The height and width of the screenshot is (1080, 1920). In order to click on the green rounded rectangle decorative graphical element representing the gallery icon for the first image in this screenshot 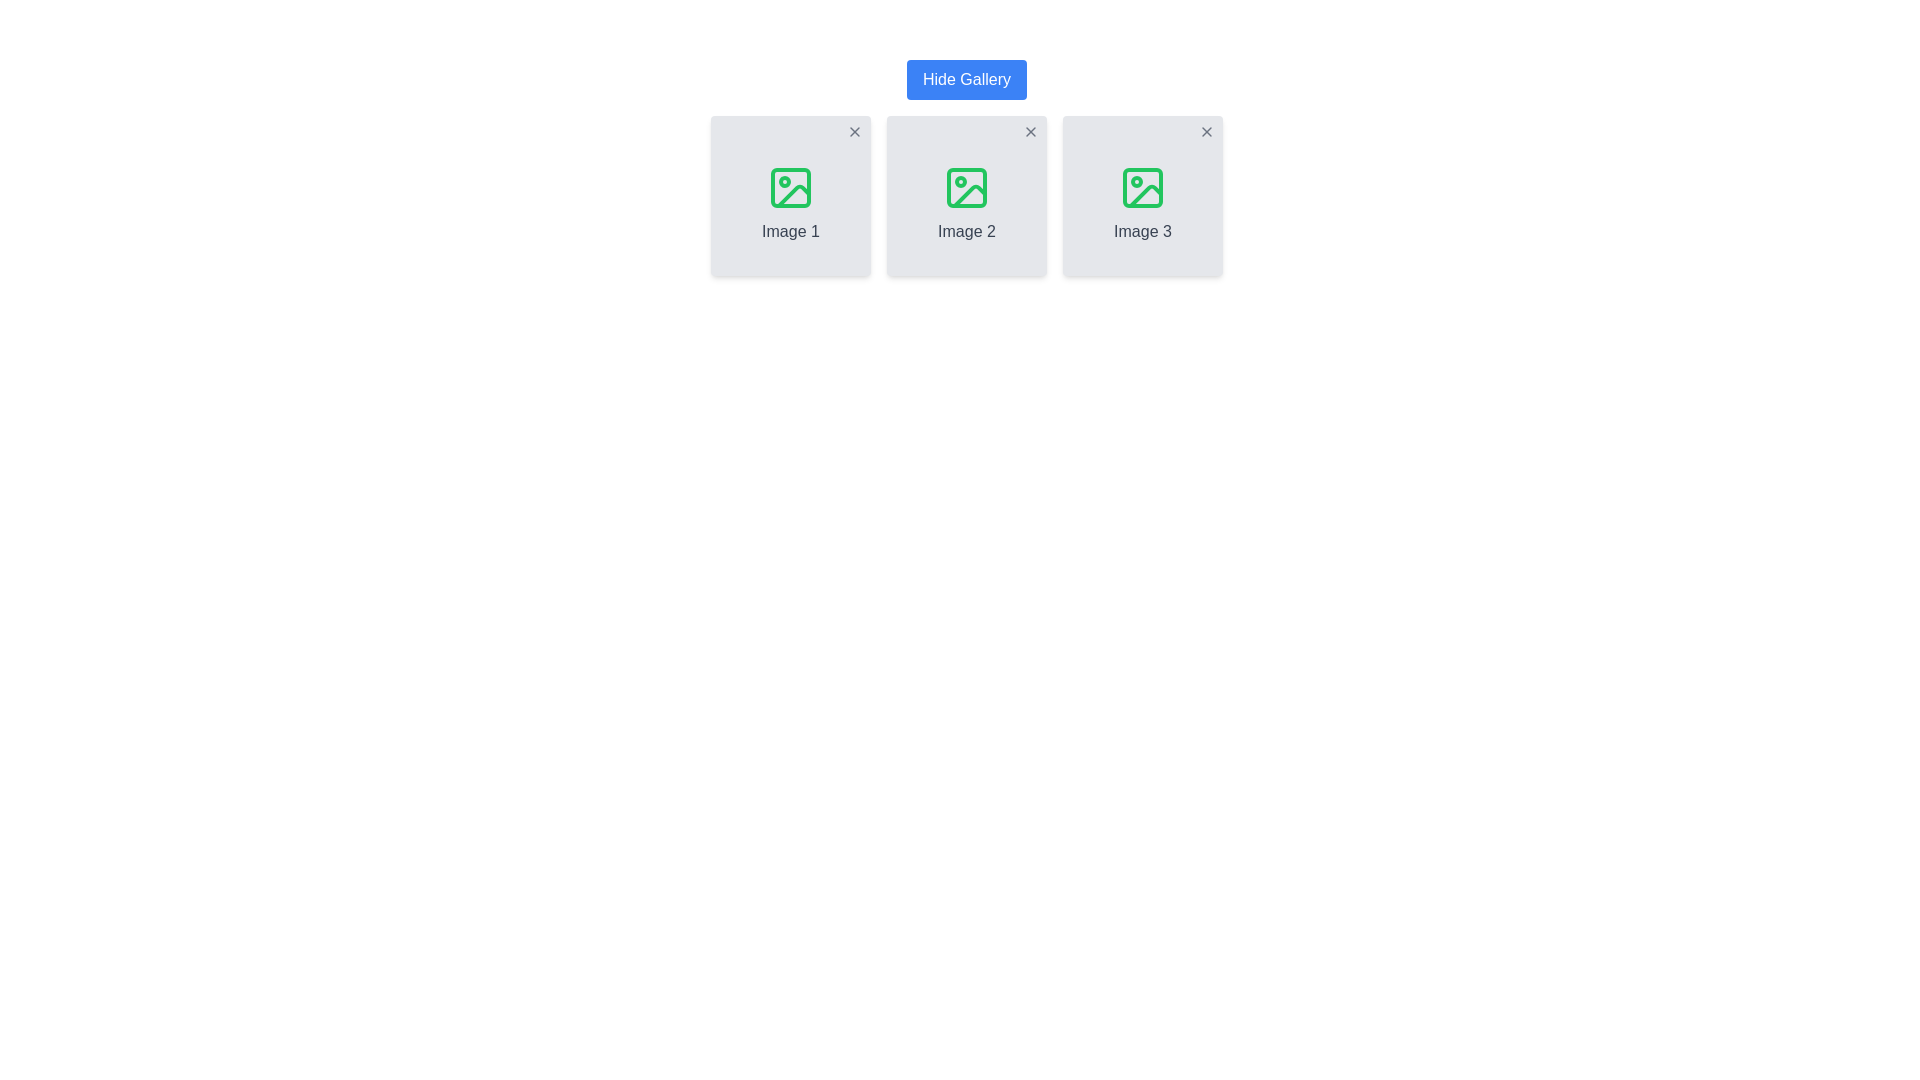, I will do `click(790, 188)`.